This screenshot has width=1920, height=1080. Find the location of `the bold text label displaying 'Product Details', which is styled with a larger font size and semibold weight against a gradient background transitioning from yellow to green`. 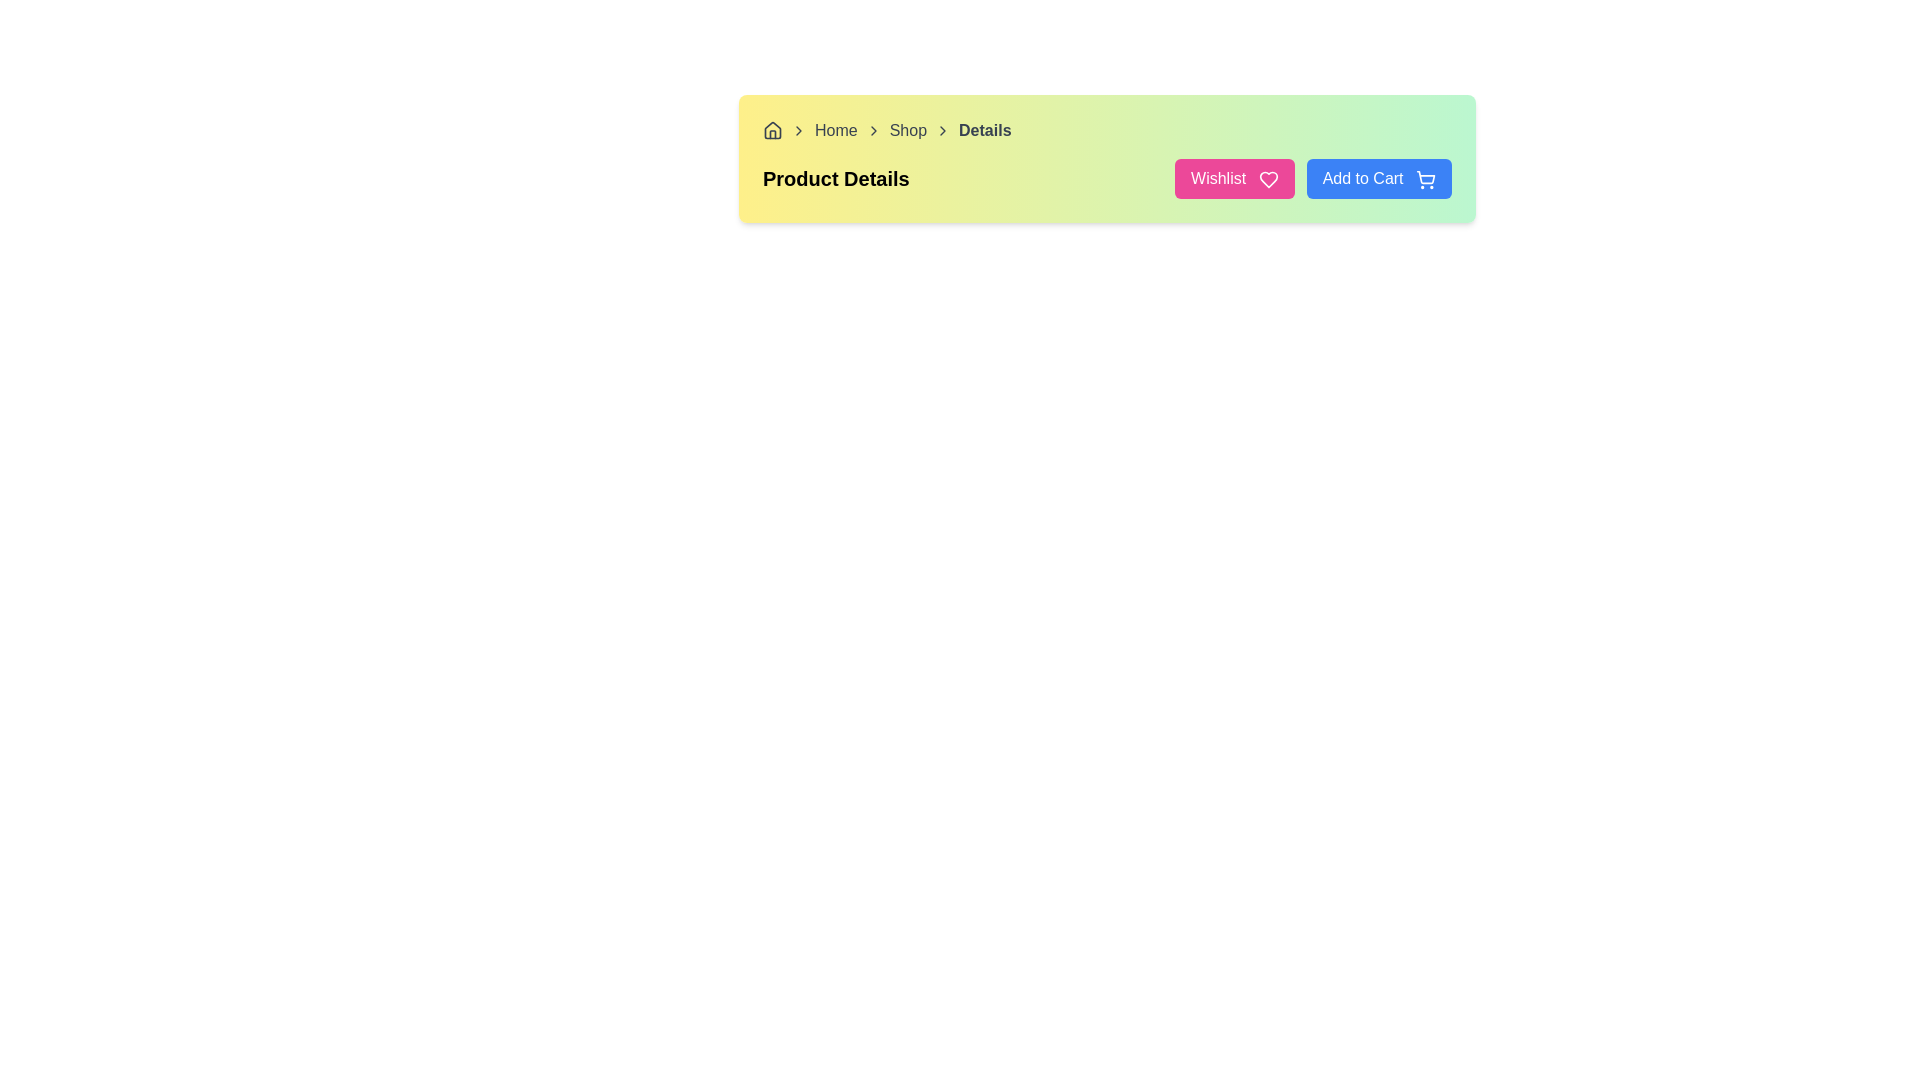

the bold text label displaying 'Product Details', which is styled with a larger font size and semibold weight against a gradient background transitioning from yellow to green is located at coordinates (836, 177).